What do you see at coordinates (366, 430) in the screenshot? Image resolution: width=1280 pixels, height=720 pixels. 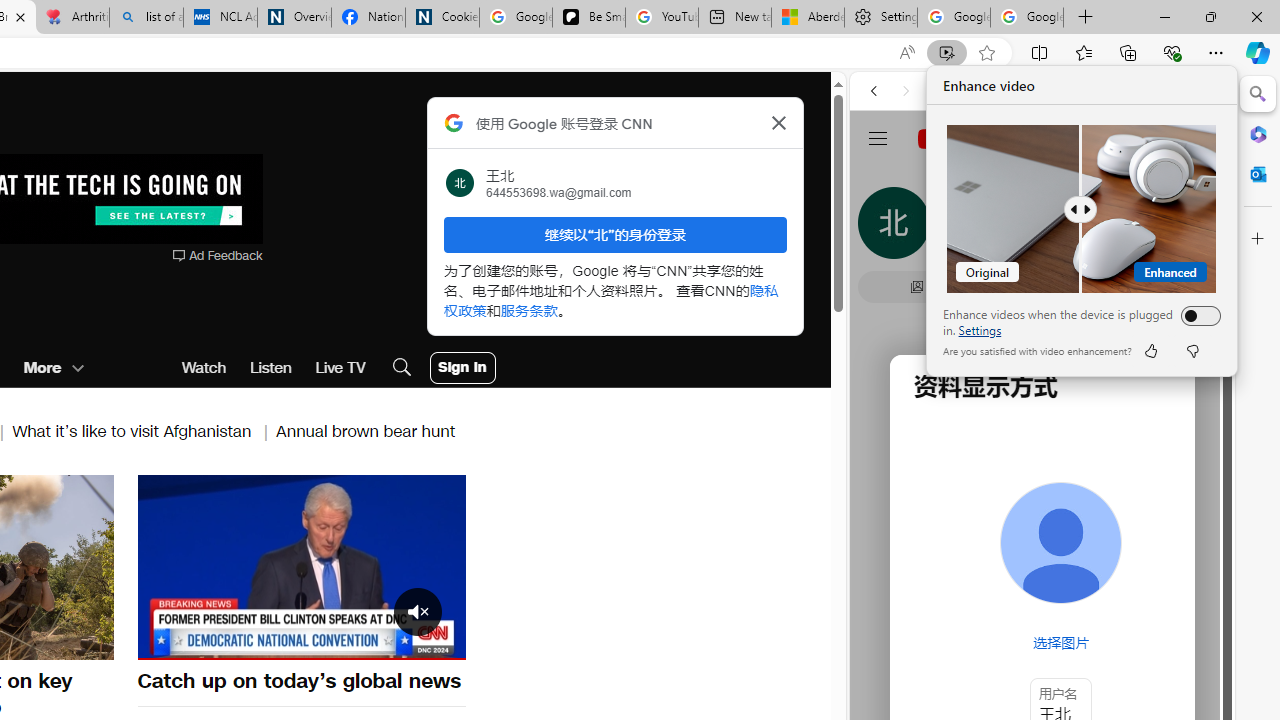 I see `'Annual brown bear hunt'` at bounding box center [366, 430].